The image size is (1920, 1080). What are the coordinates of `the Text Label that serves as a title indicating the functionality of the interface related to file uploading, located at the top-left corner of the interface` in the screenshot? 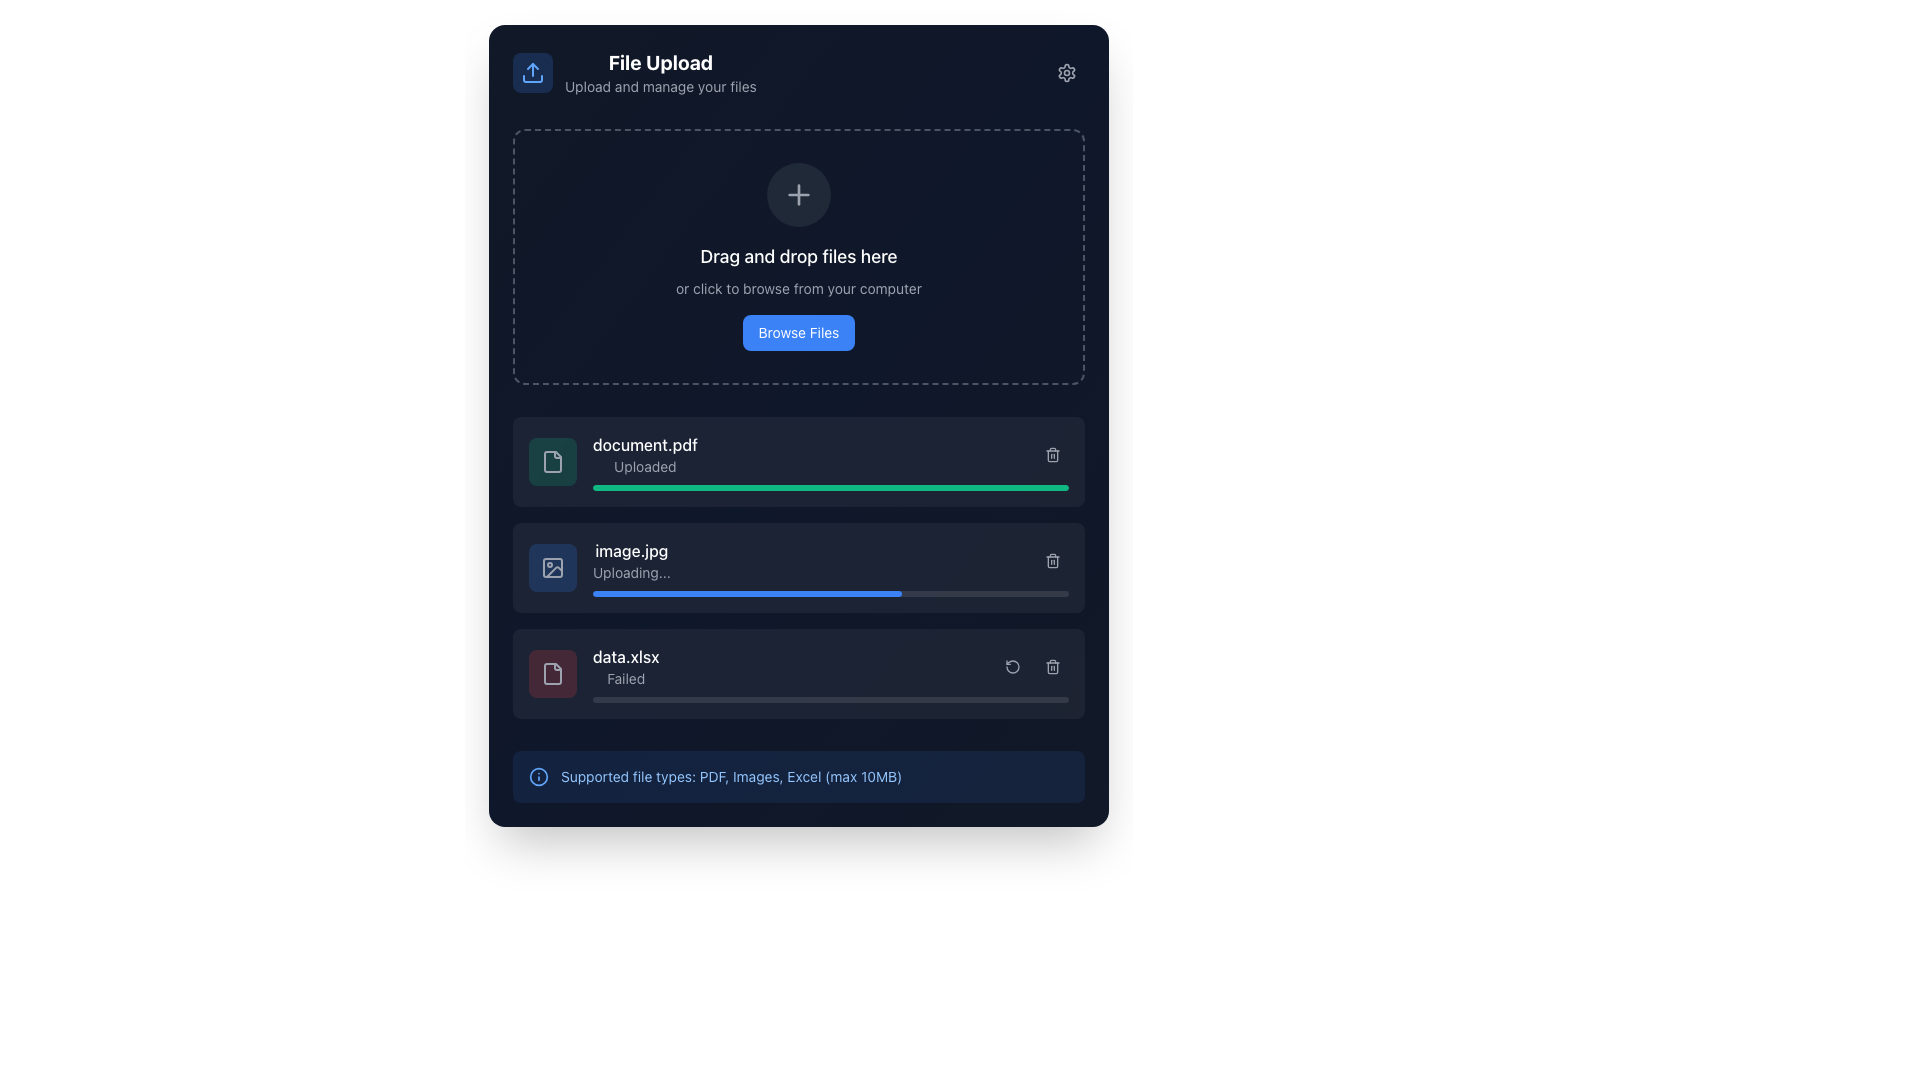 It's located at (660, 61).